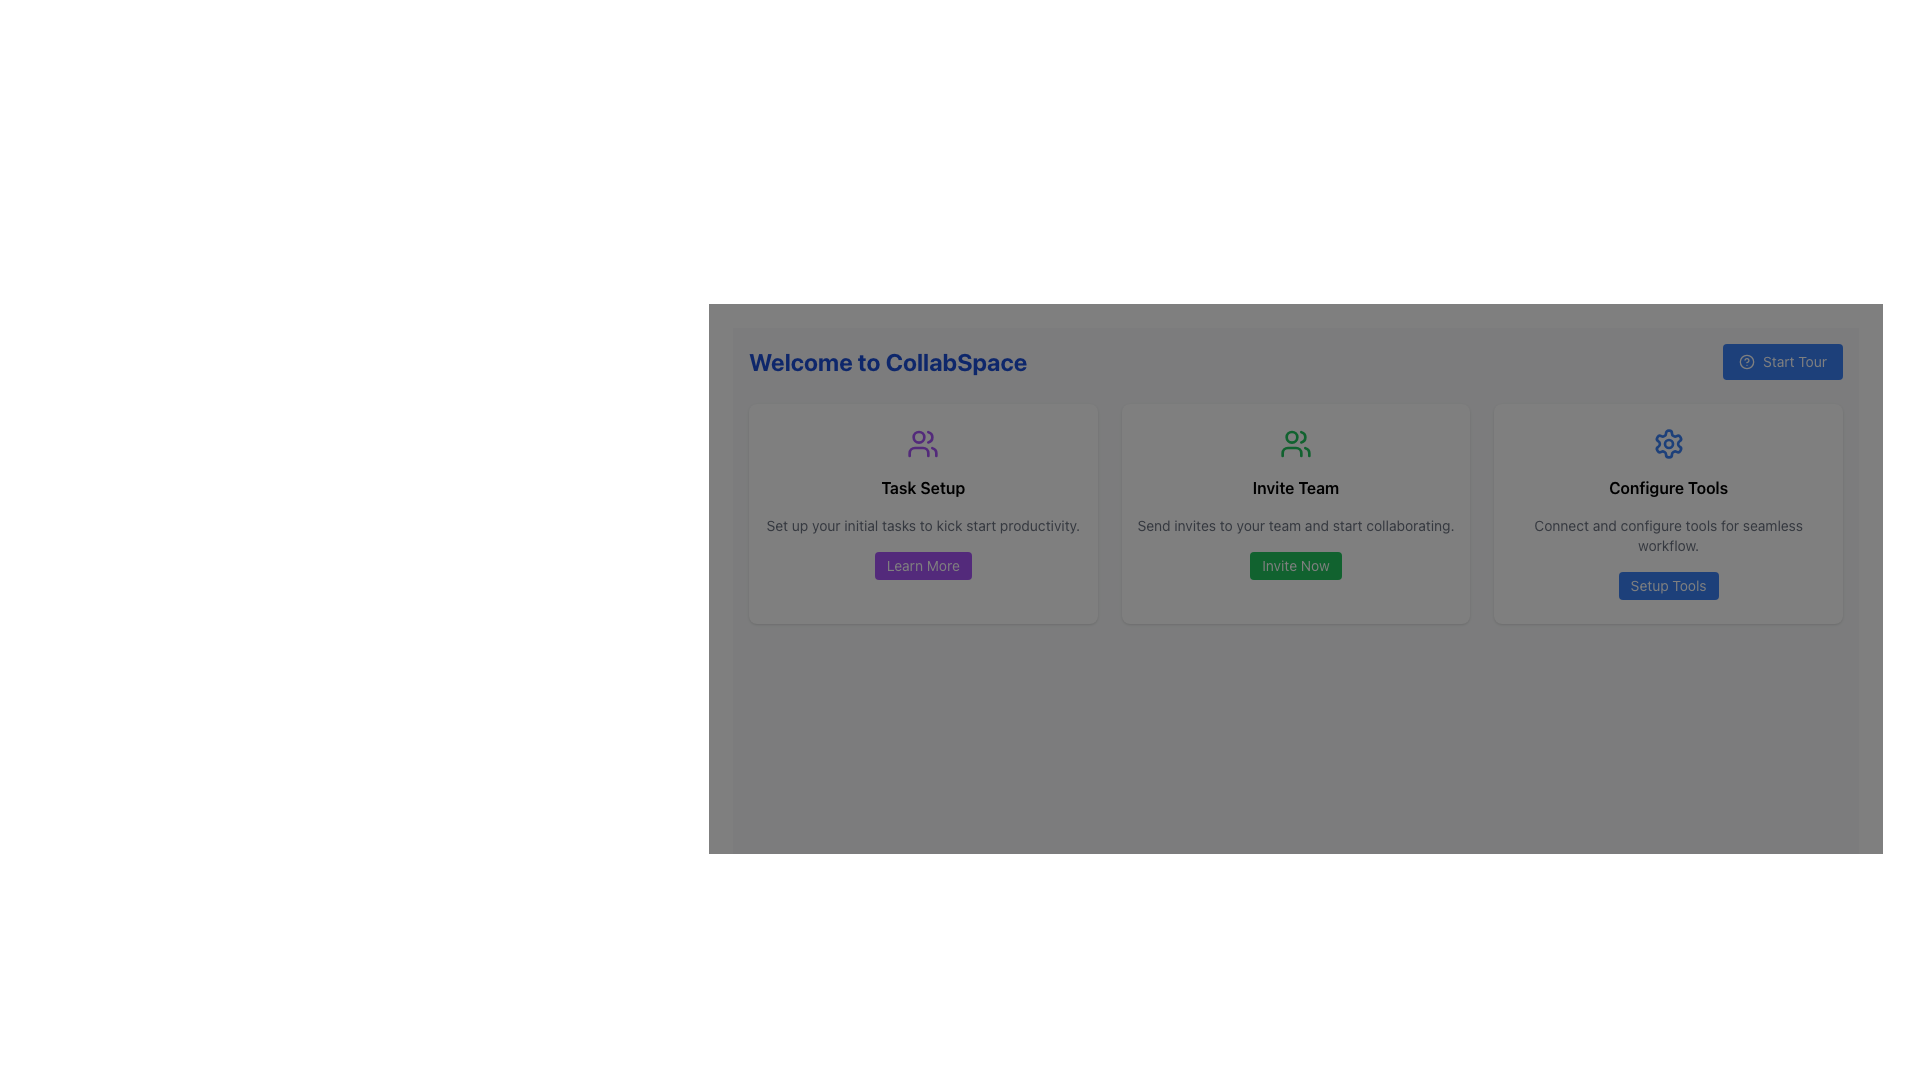  I want to click on the help icon located in the top-right corner of the 'Start Tour' button, so click(1746, 362).